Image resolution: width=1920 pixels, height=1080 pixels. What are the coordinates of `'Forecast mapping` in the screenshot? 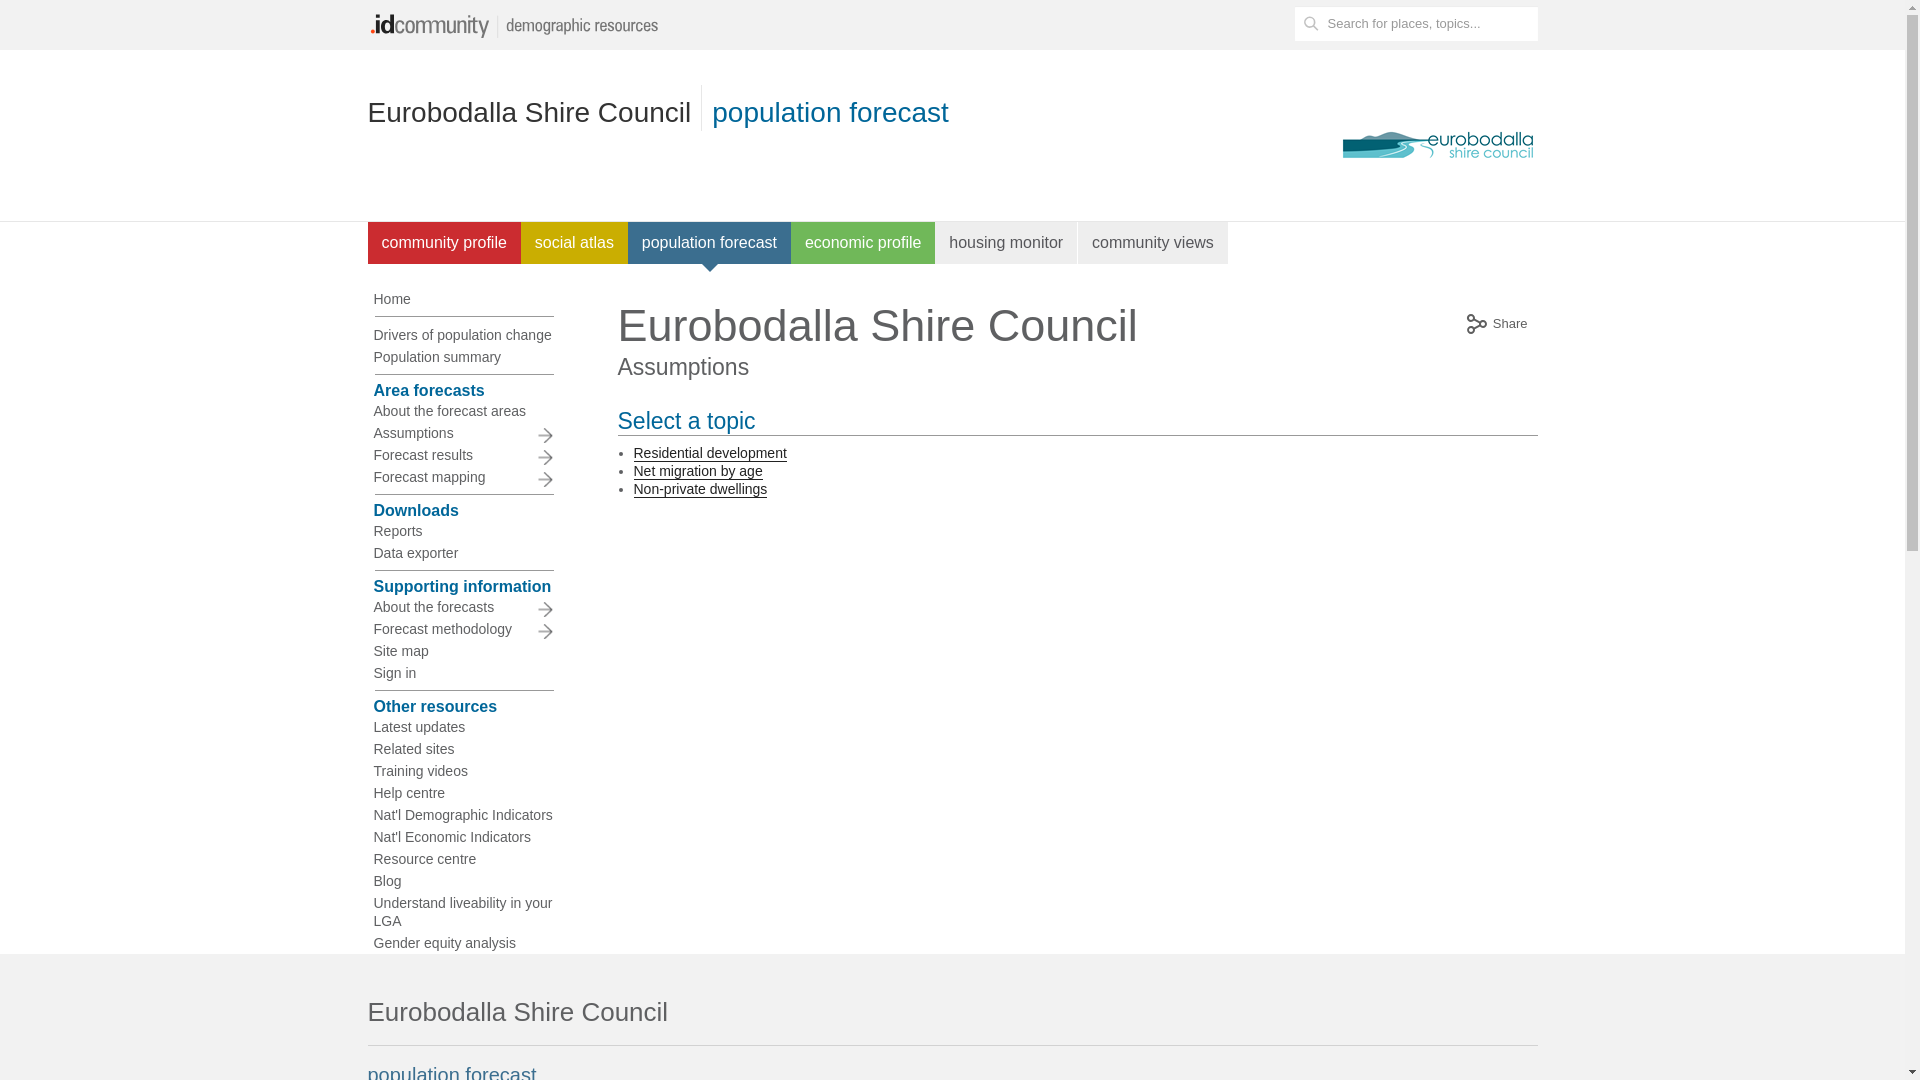 It's located at (461, 477).